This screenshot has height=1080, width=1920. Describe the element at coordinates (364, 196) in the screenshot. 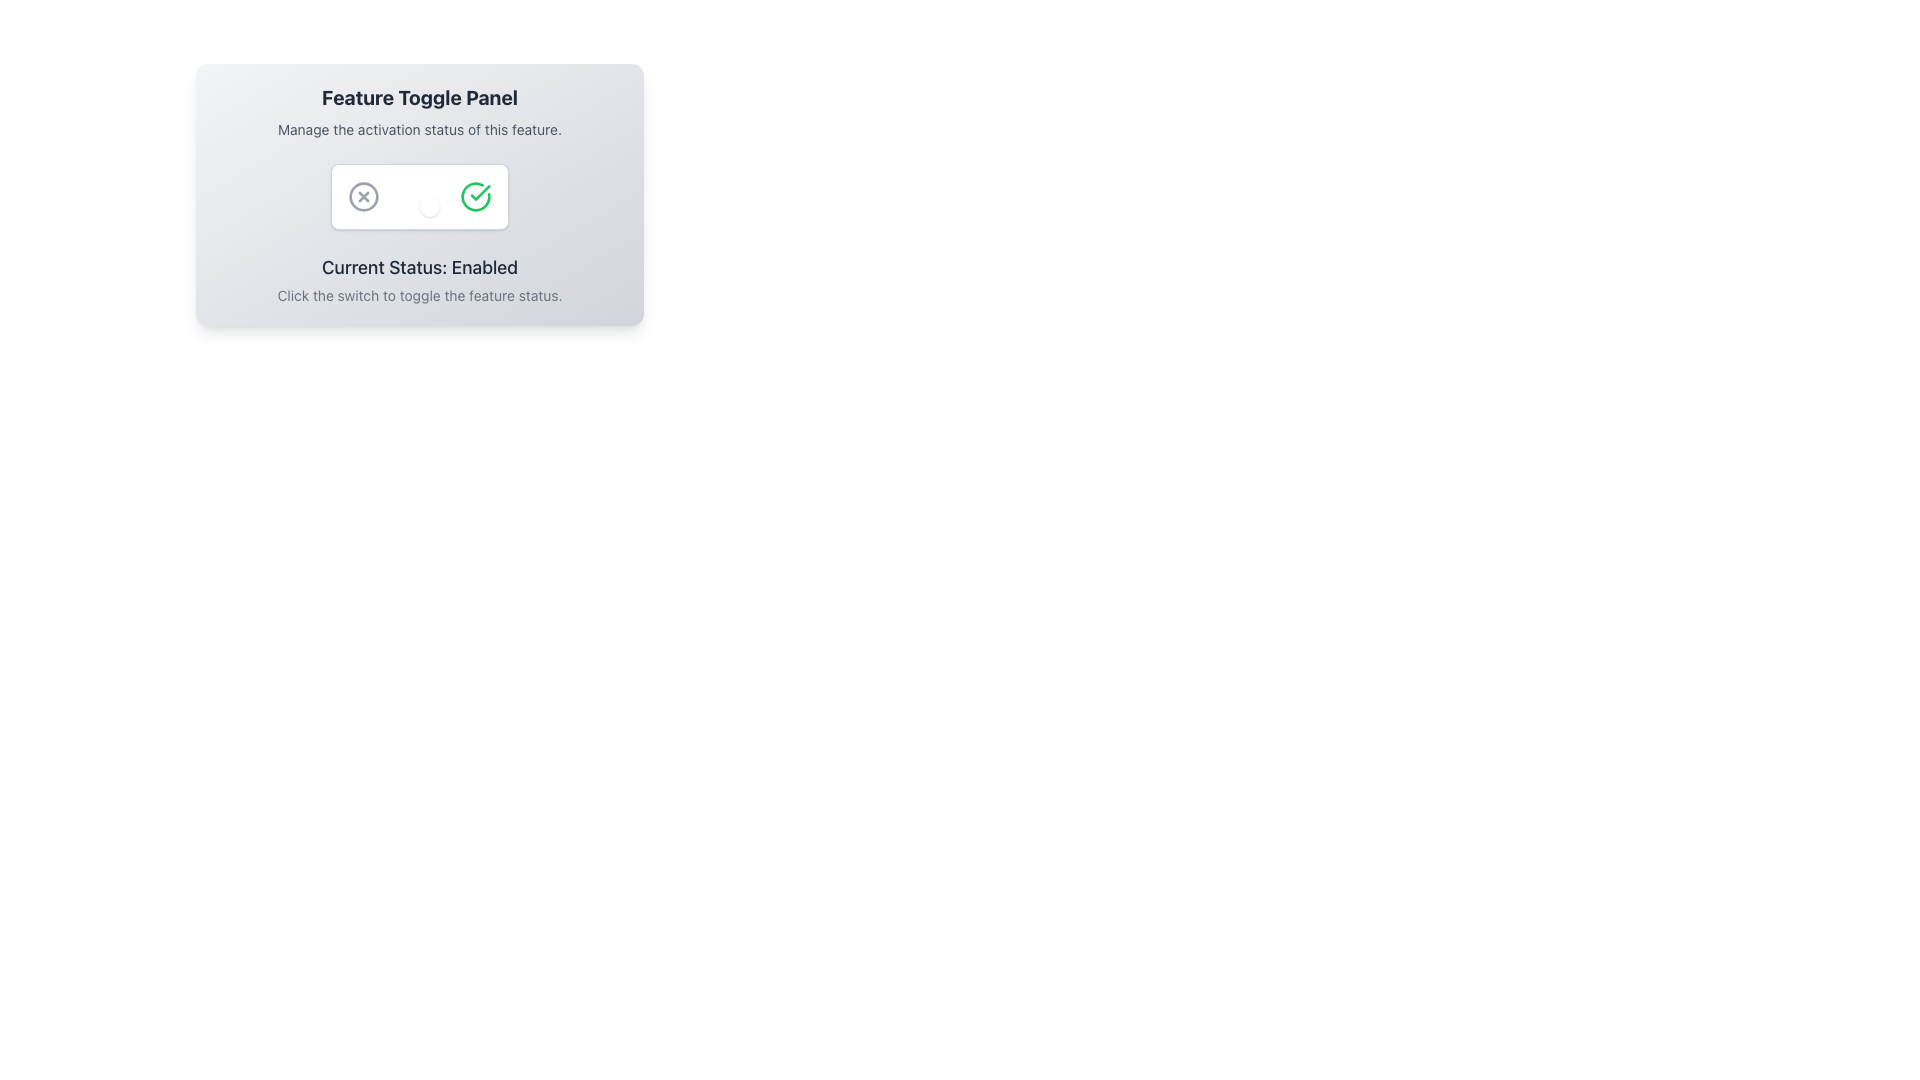

I see `the first icon on the left in the 'Feature Toggle Panel'` at that location.